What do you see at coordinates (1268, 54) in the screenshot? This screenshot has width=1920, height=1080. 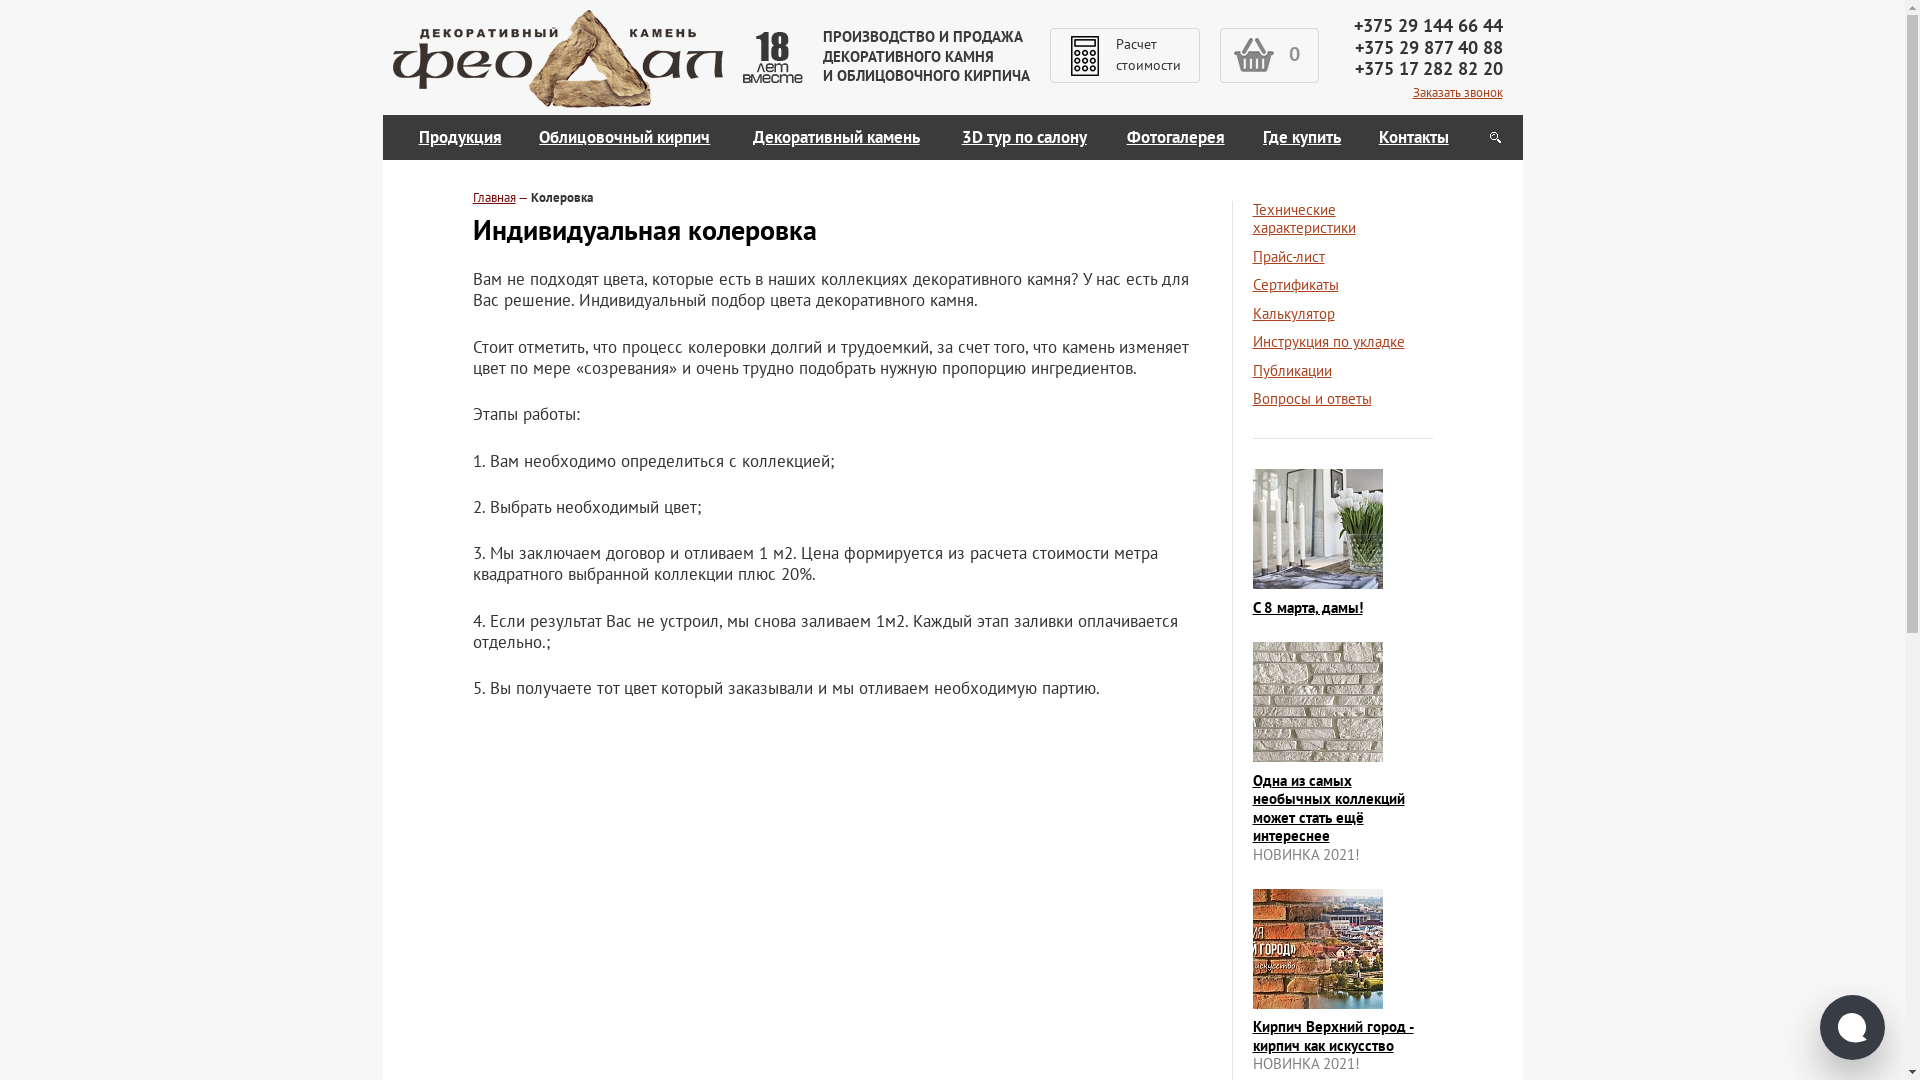 I see `'0'` at bounding box center [1268, 54].